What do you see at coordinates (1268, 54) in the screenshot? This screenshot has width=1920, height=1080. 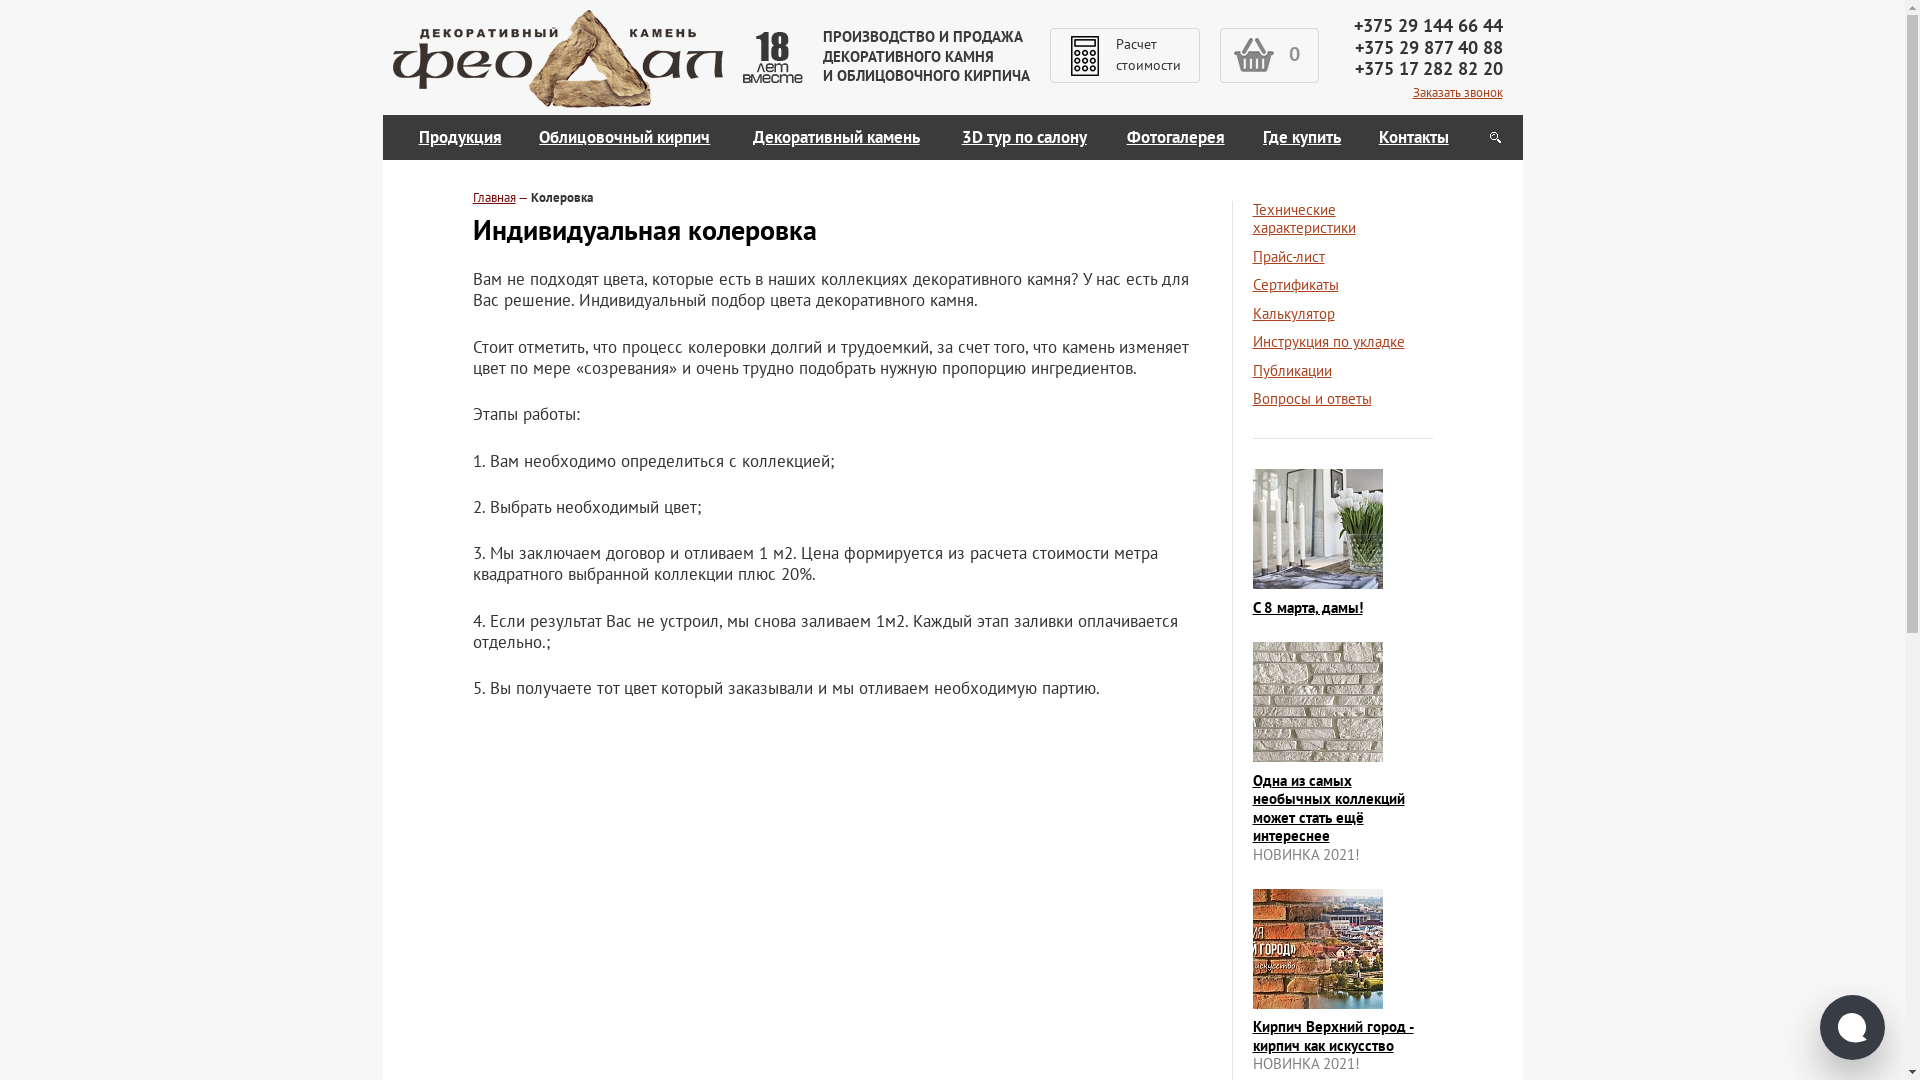 I see `'0'` at bounding box center [1268, 54].